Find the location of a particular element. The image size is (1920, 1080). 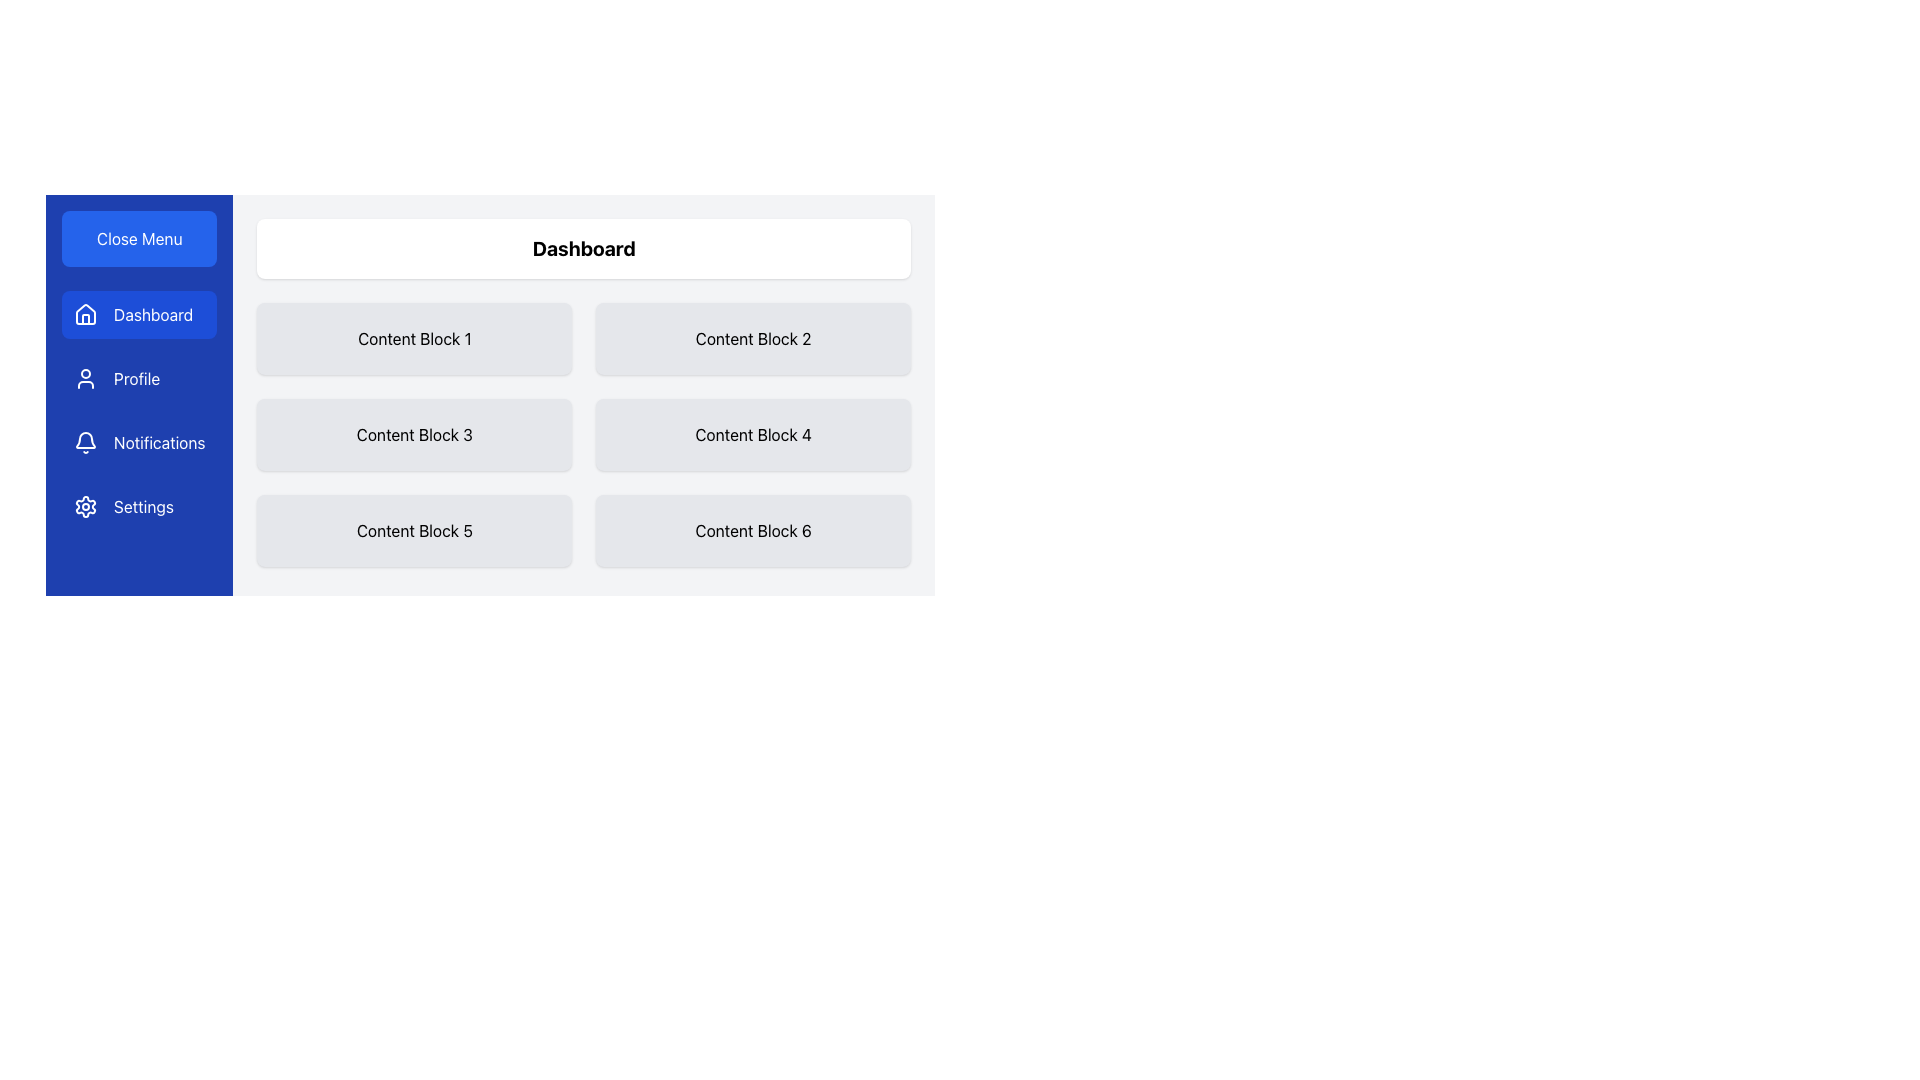

the 'Notifications' item in the vertical Navigation Menu located in the blue sidebar is located at coordinates (138, 410).